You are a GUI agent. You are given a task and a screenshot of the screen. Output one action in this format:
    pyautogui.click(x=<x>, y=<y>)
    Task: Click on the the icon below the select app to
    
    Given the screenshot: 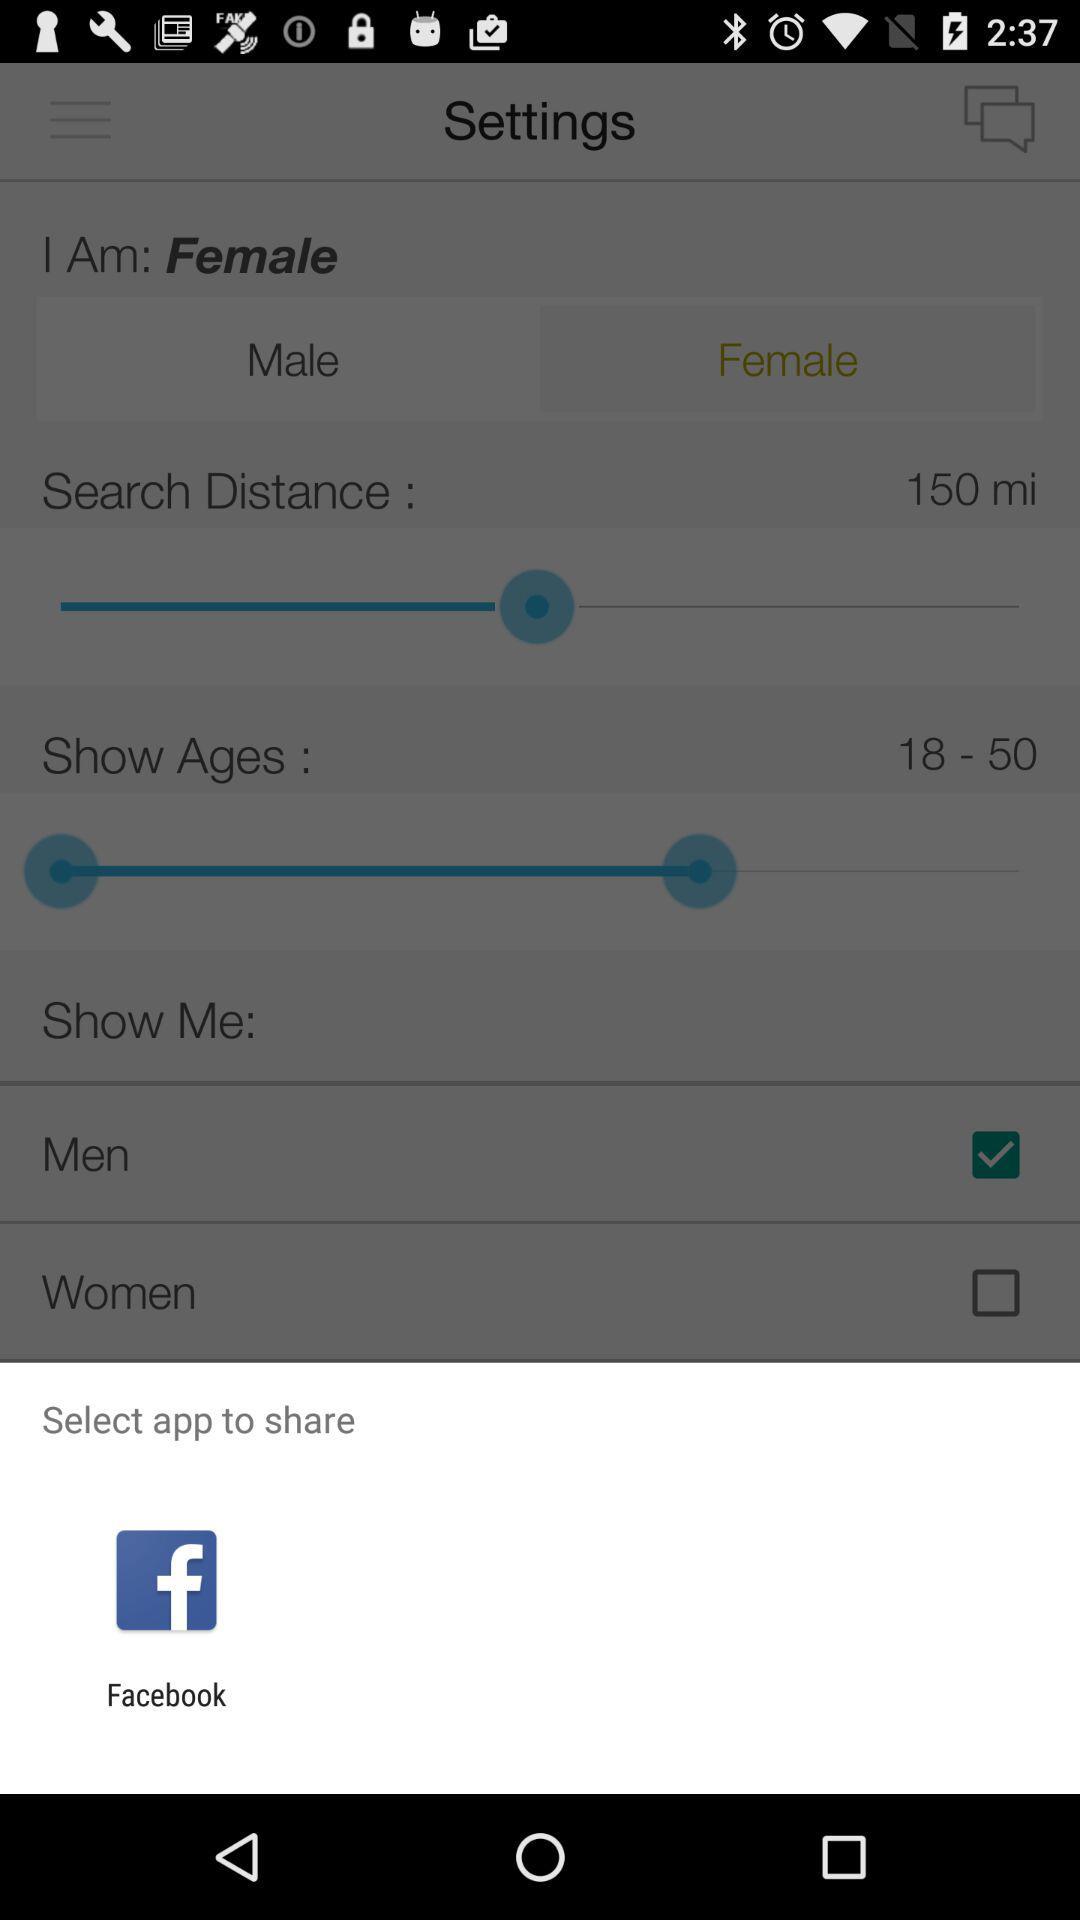 What is the action you would take?
    pyautogui.click(x=165, y=1579)
    